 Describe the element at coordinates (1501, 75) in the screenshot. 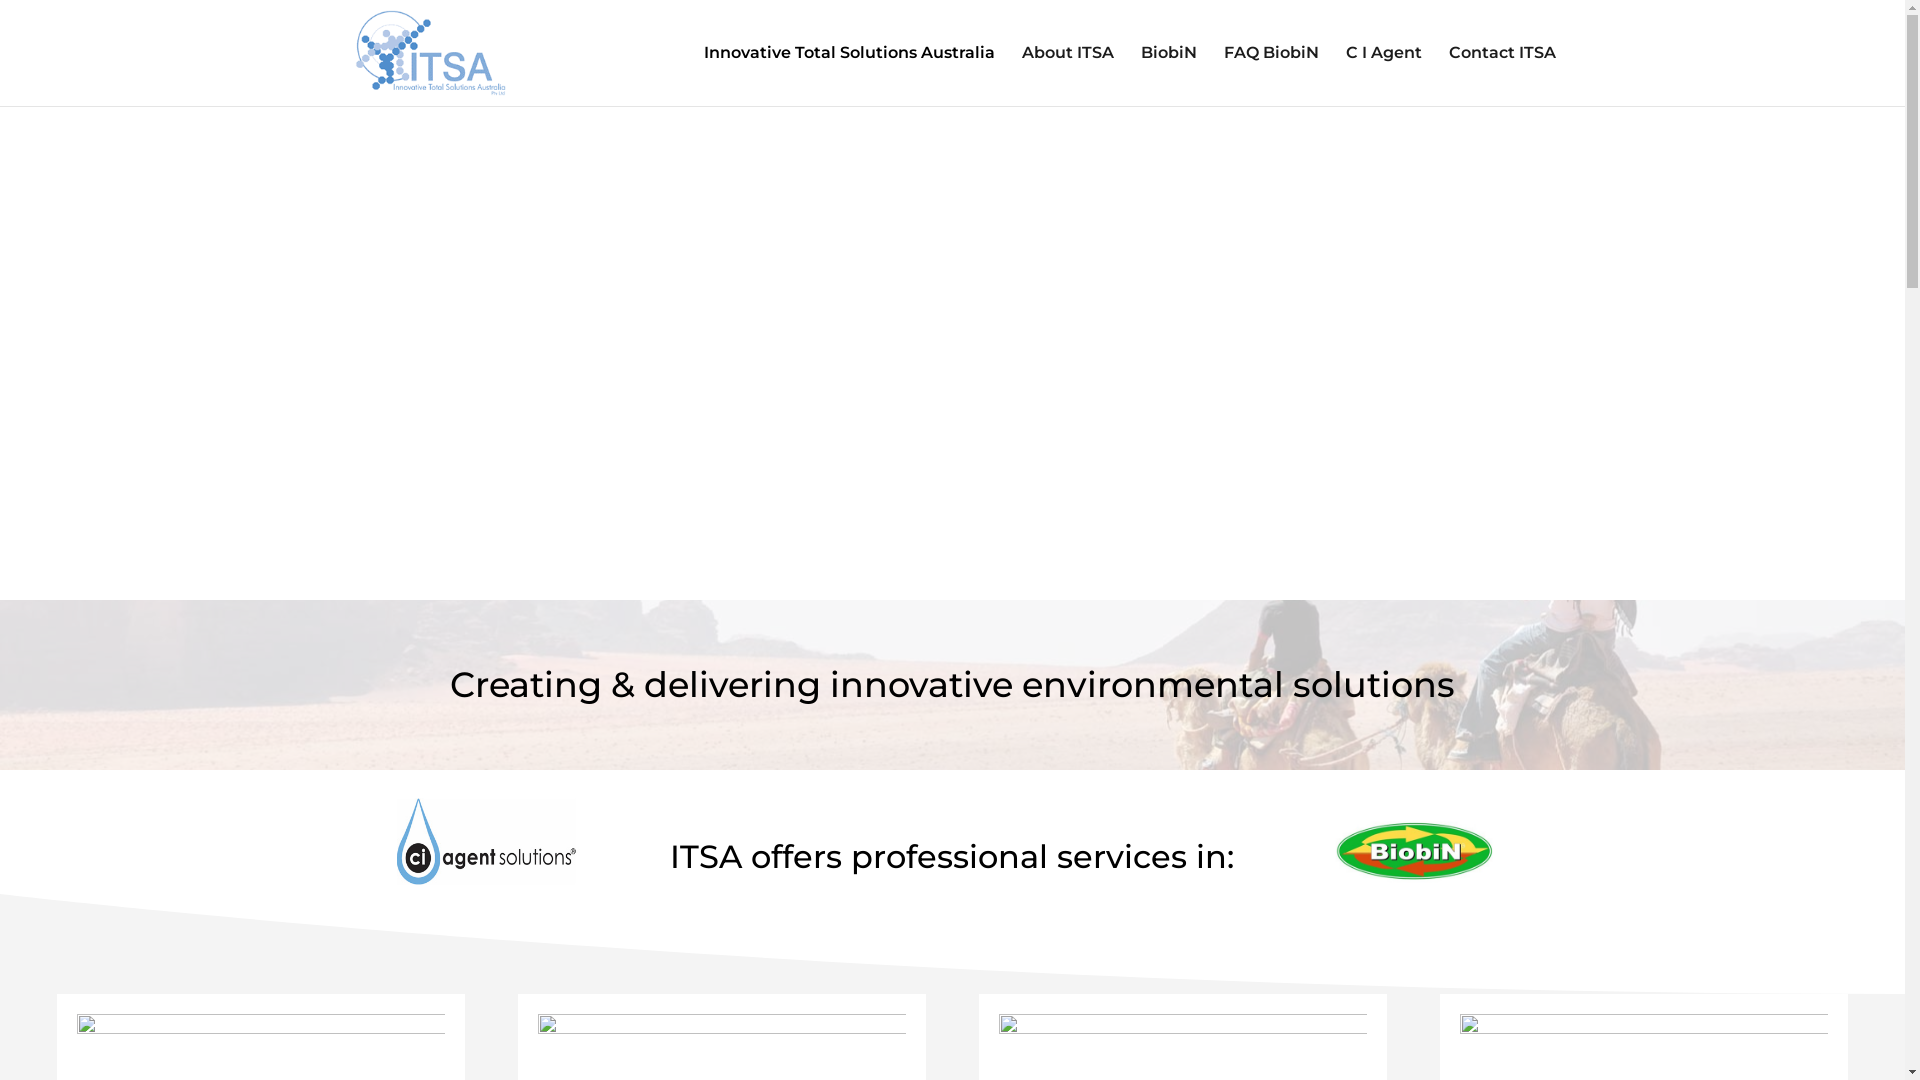

I see `'Contact ITSA'` at that location.